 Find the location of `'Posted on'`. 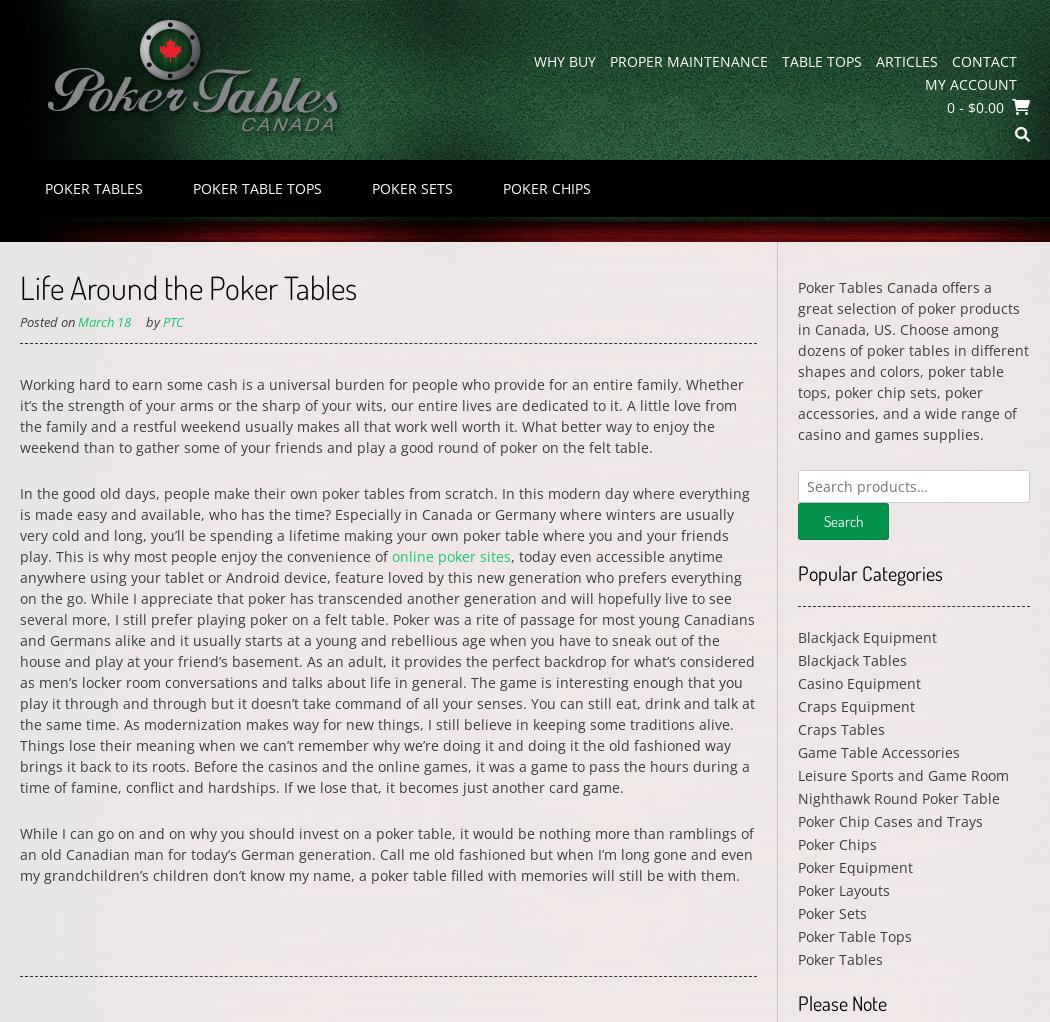

'Posted on' is located at coordinates (48, 321).